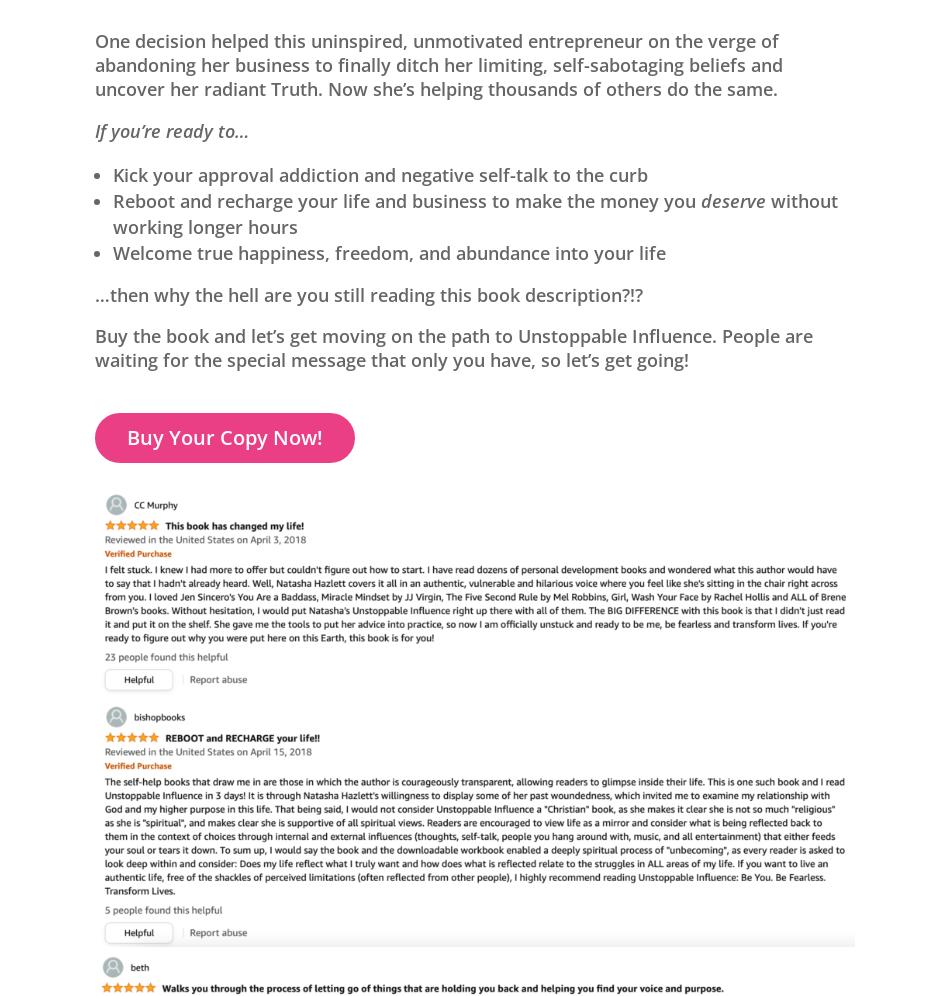 The width and height of the screenshot is (950, 996). Describe the element at coordinates (112, 199) in the screenshot. I see `'Reboot and recharge your life and business to make the money you'` at that location.